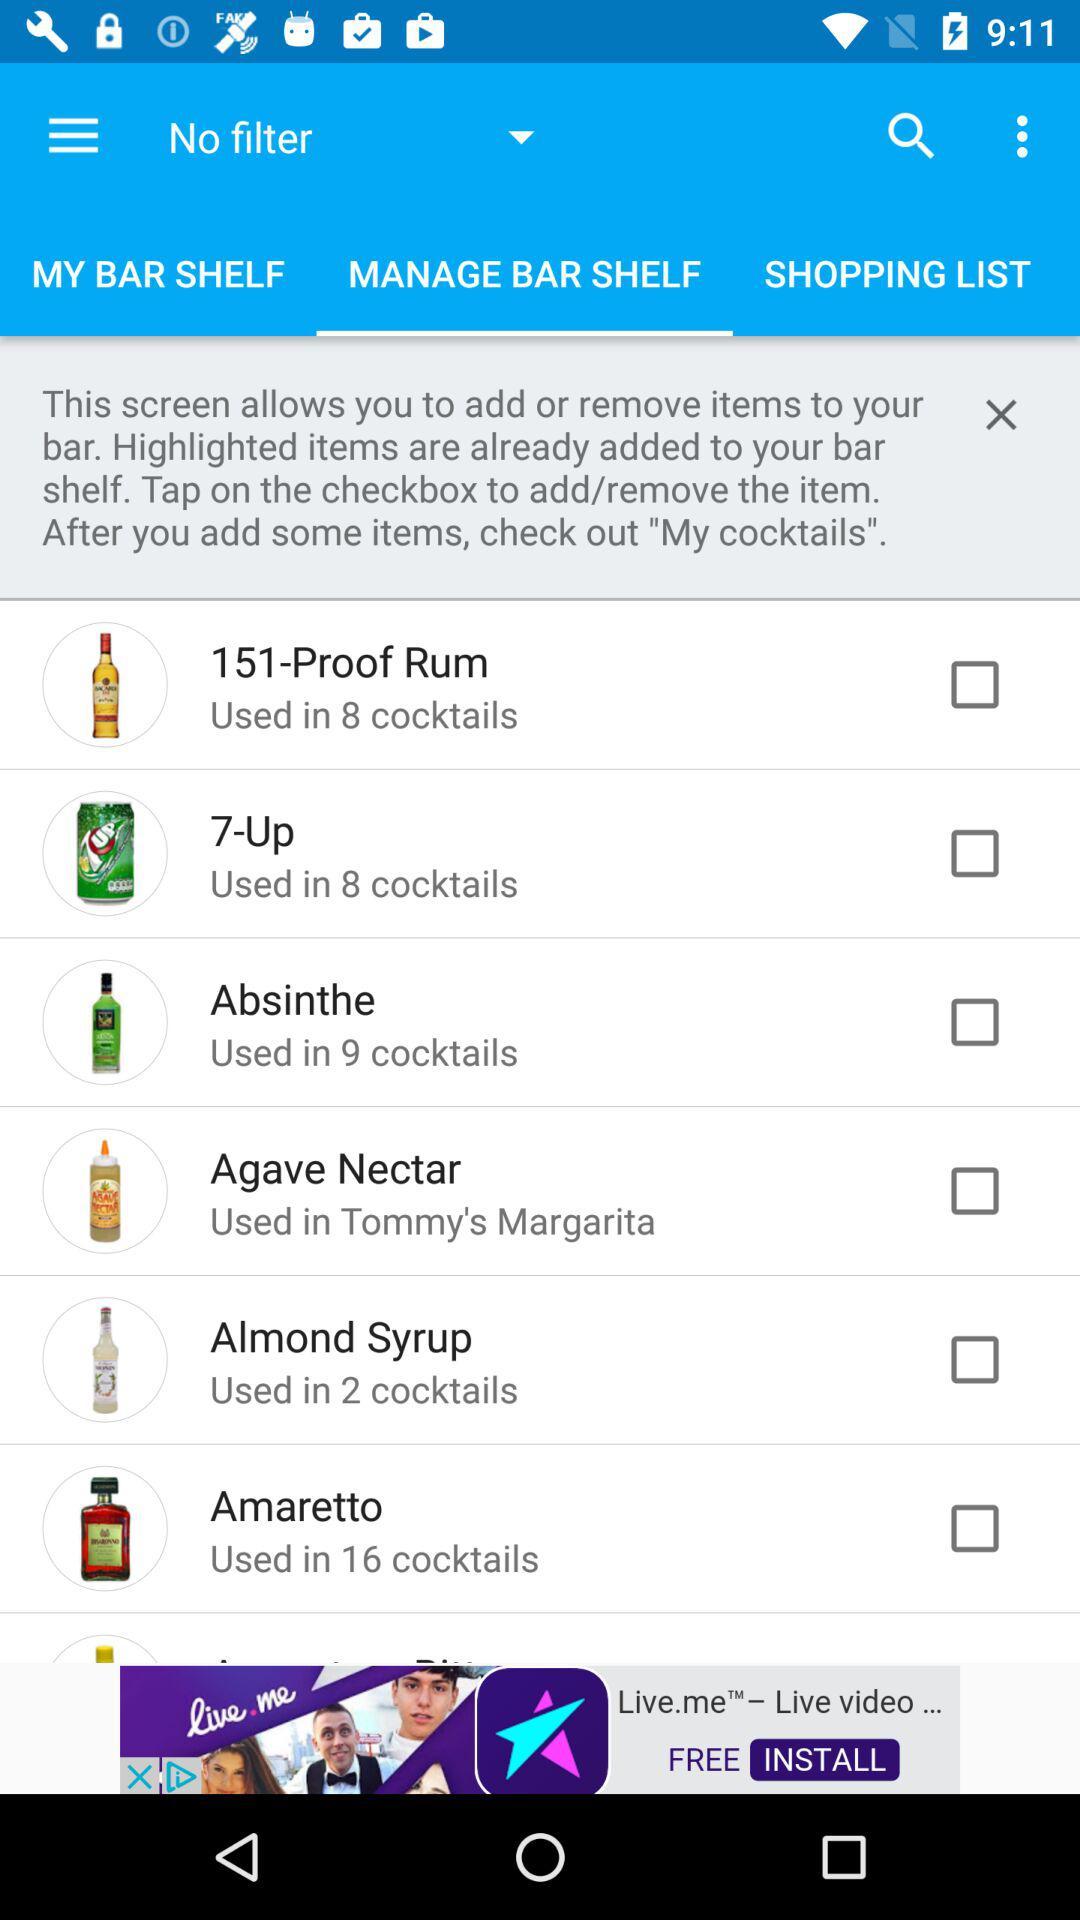 This screenshot has width=1080, height=1920. I want to click on the box, so click(995, 1190).